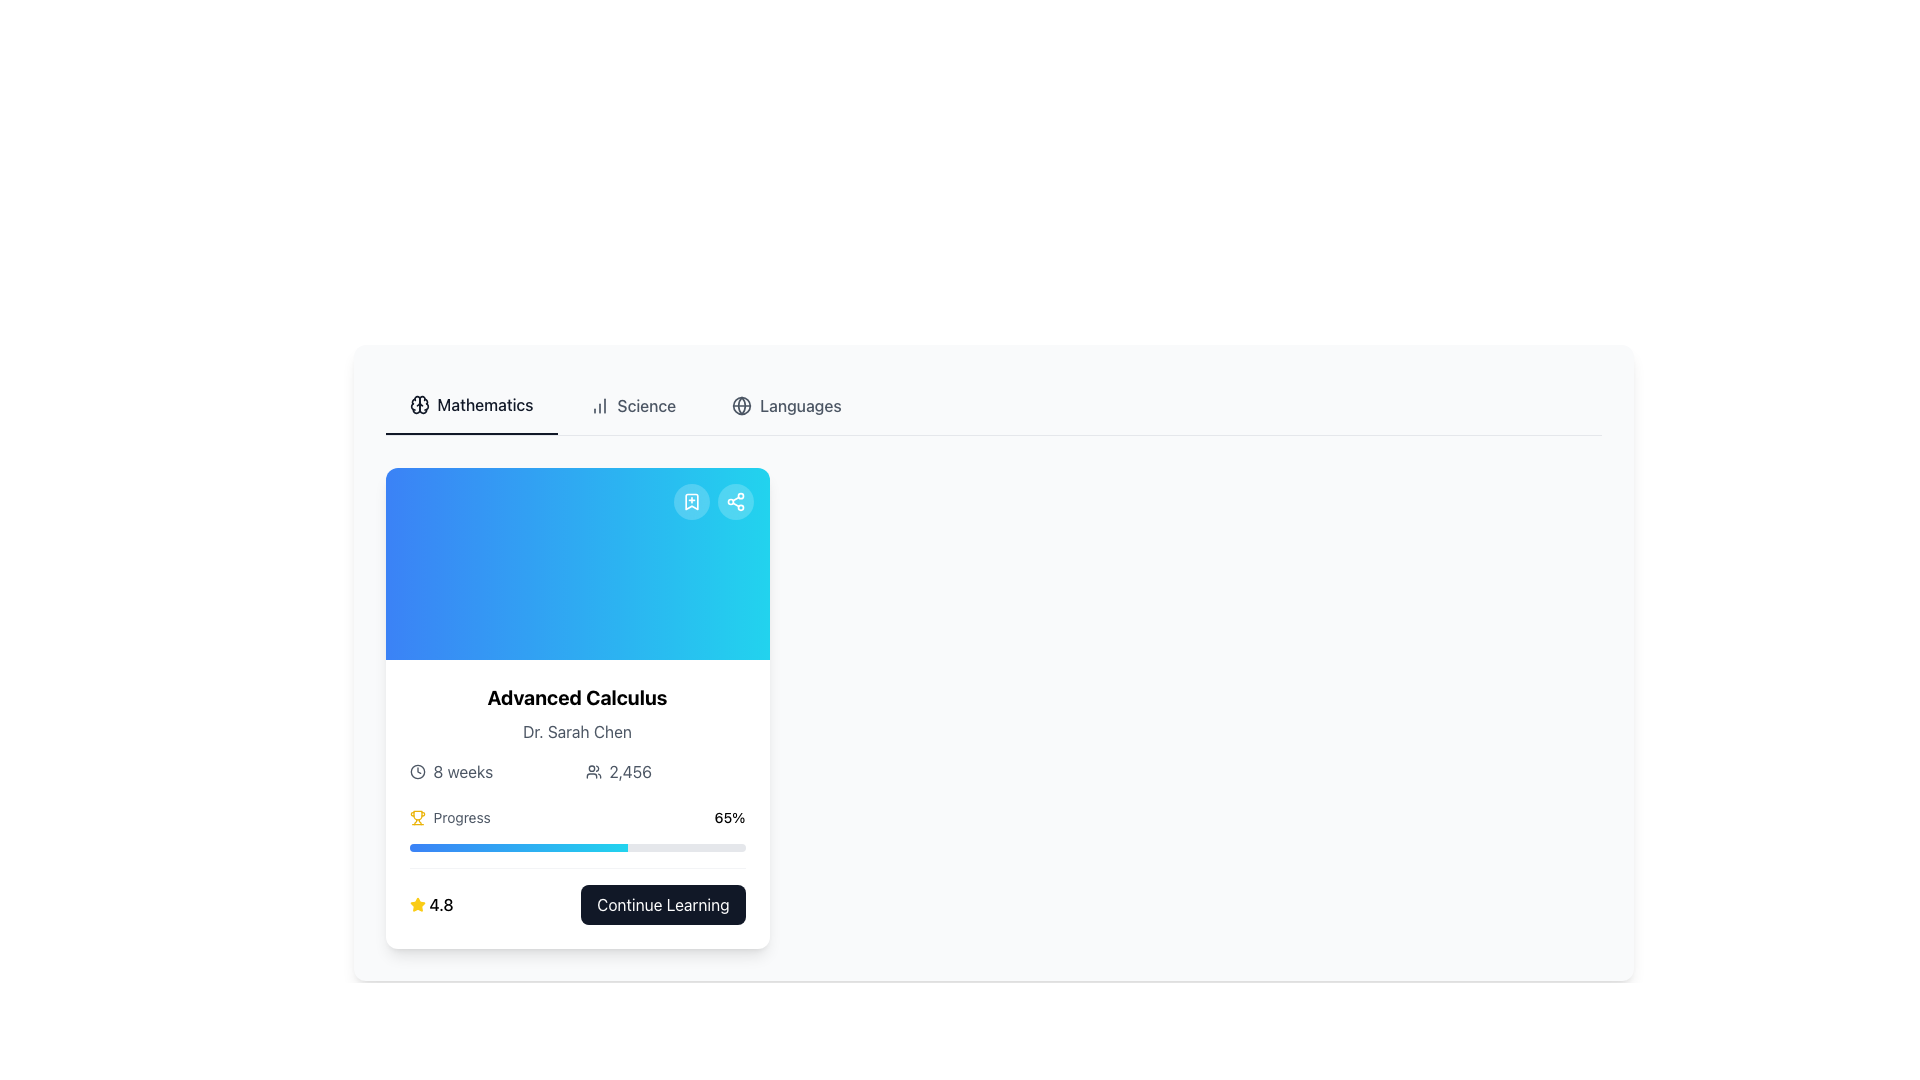 The image size is (1920, 1080). I want to click on the 'Continue Learning' button, which is a rectangular button with white text on a dark background, located at the bottom-right corner of a card layout, so click(663, 905).